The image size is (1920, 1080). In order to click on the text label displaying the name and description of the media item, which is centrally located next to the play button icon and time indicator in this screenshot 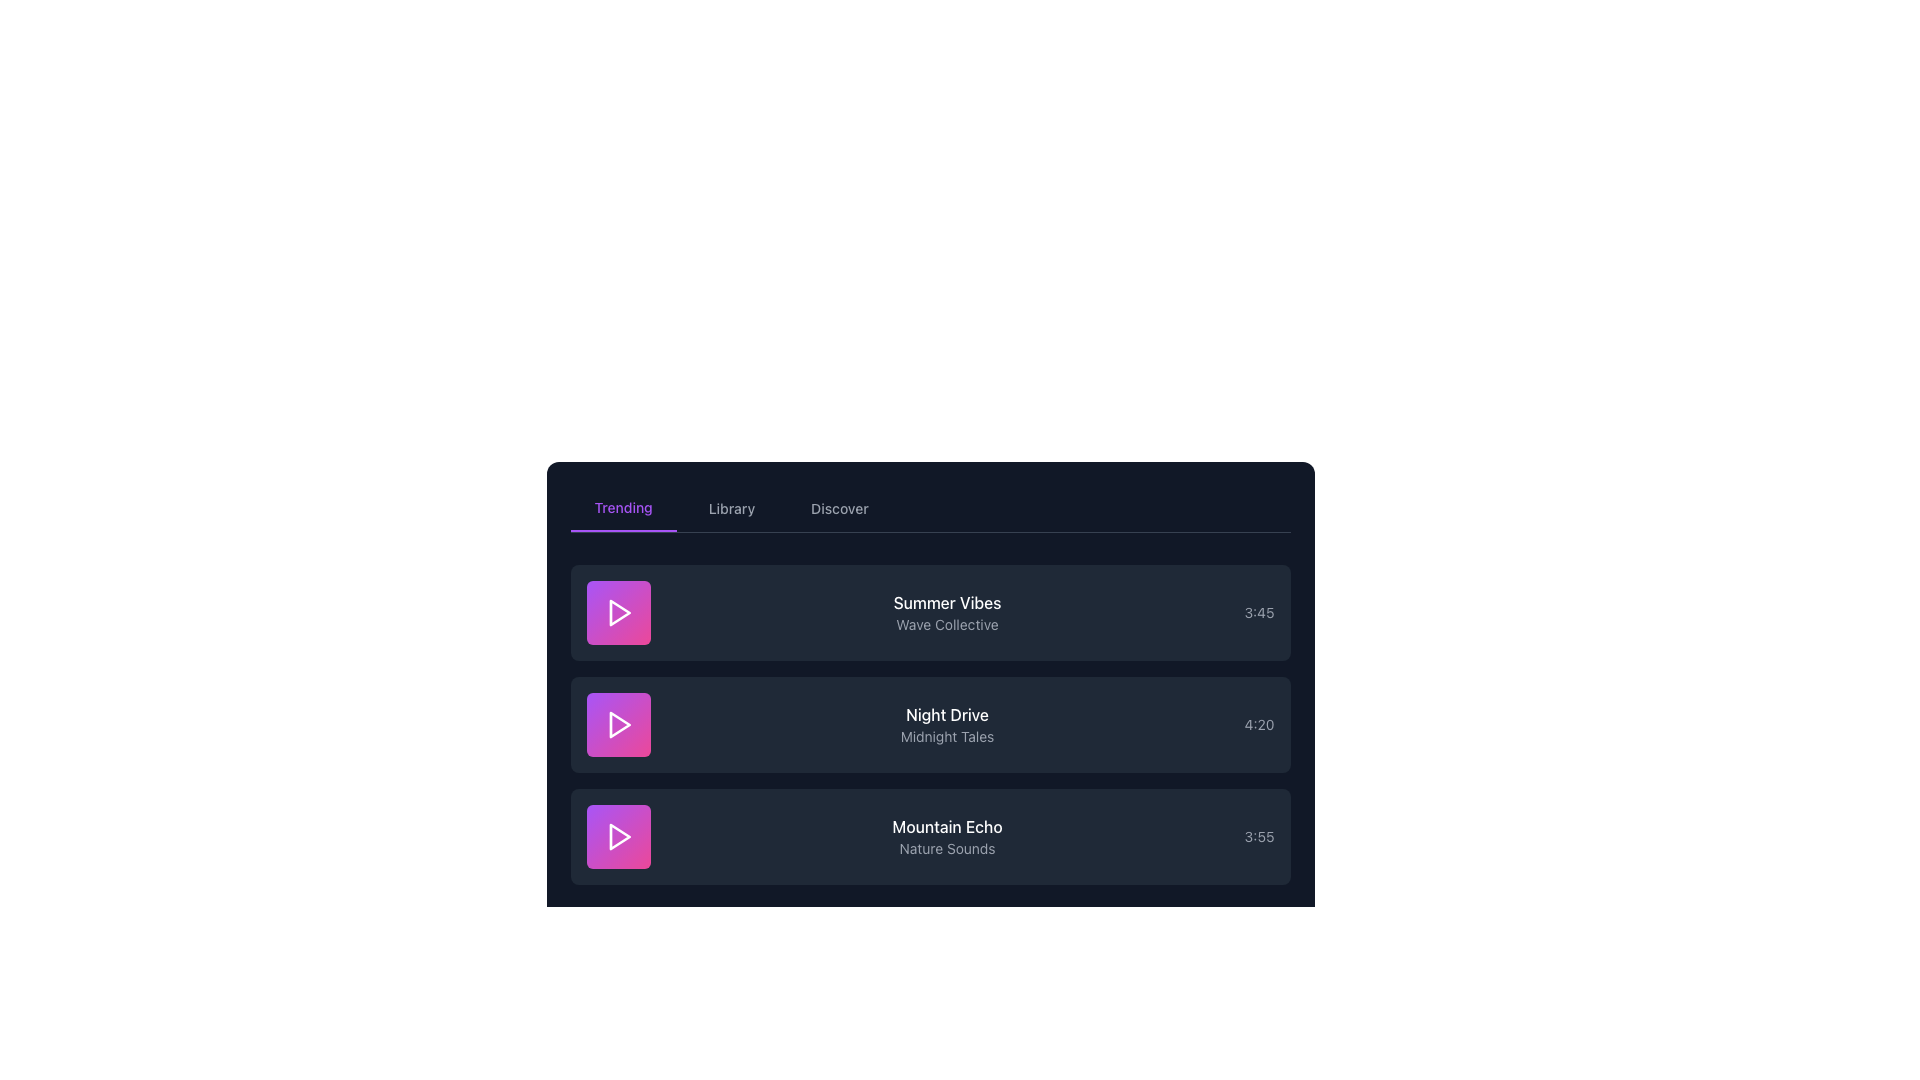, I will do `click(946, 612)`.